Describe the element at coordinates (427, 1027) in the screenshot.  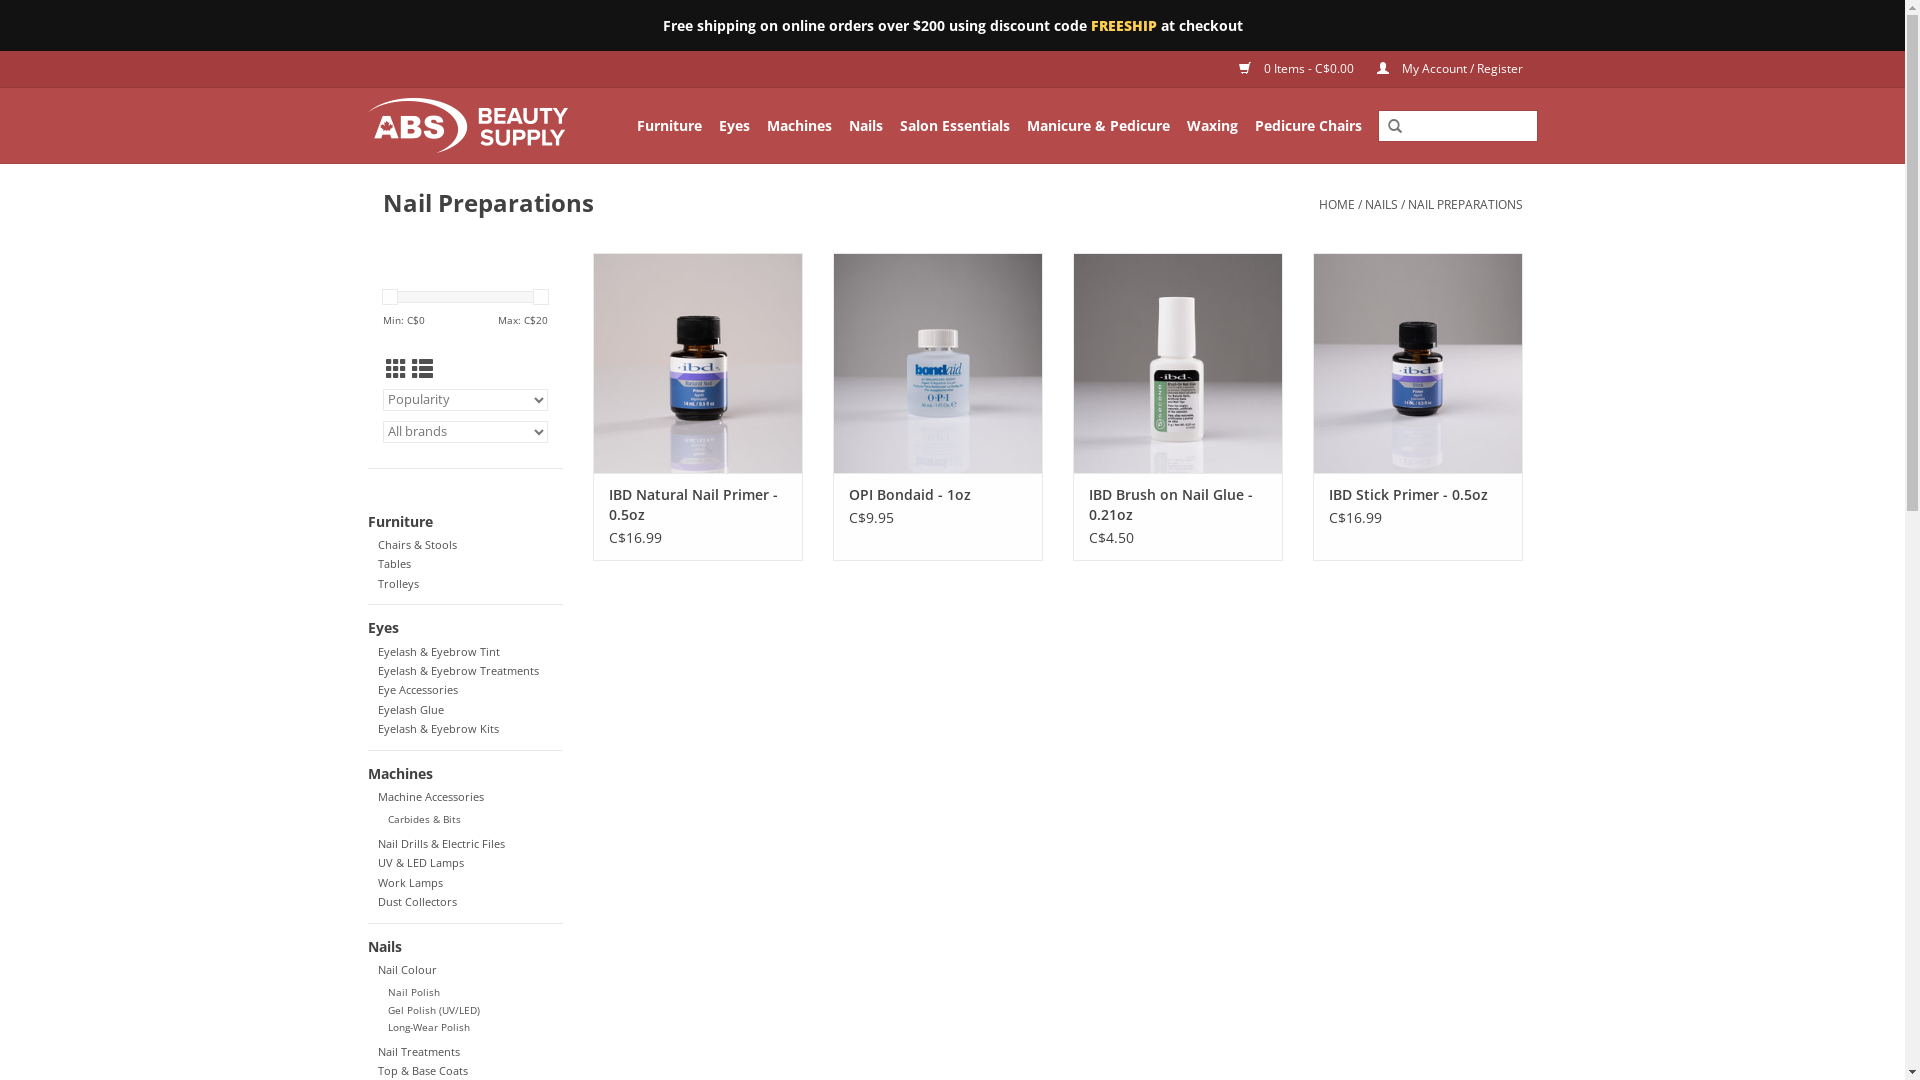
I see `'Long-Wear Polish'` at that location.